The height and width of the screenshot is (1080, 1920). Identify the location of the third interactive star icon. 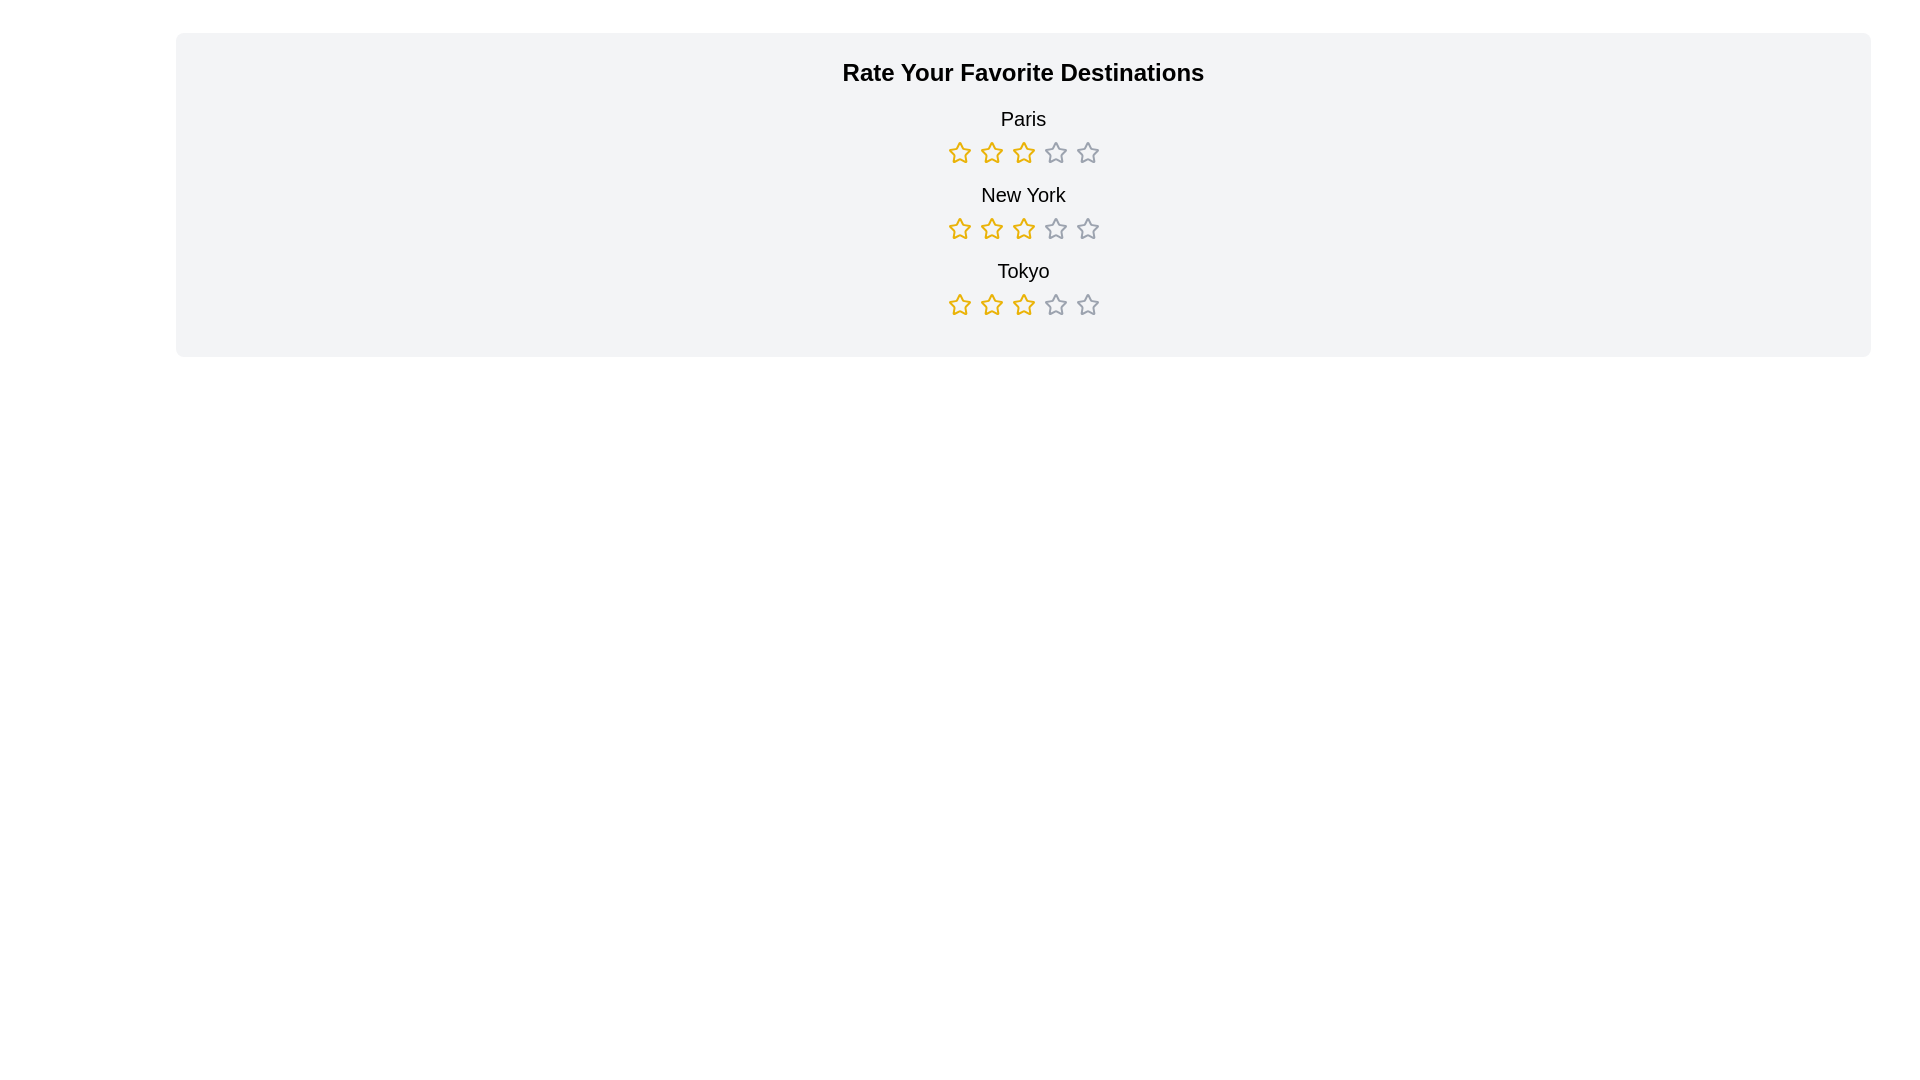
(1022, 304).